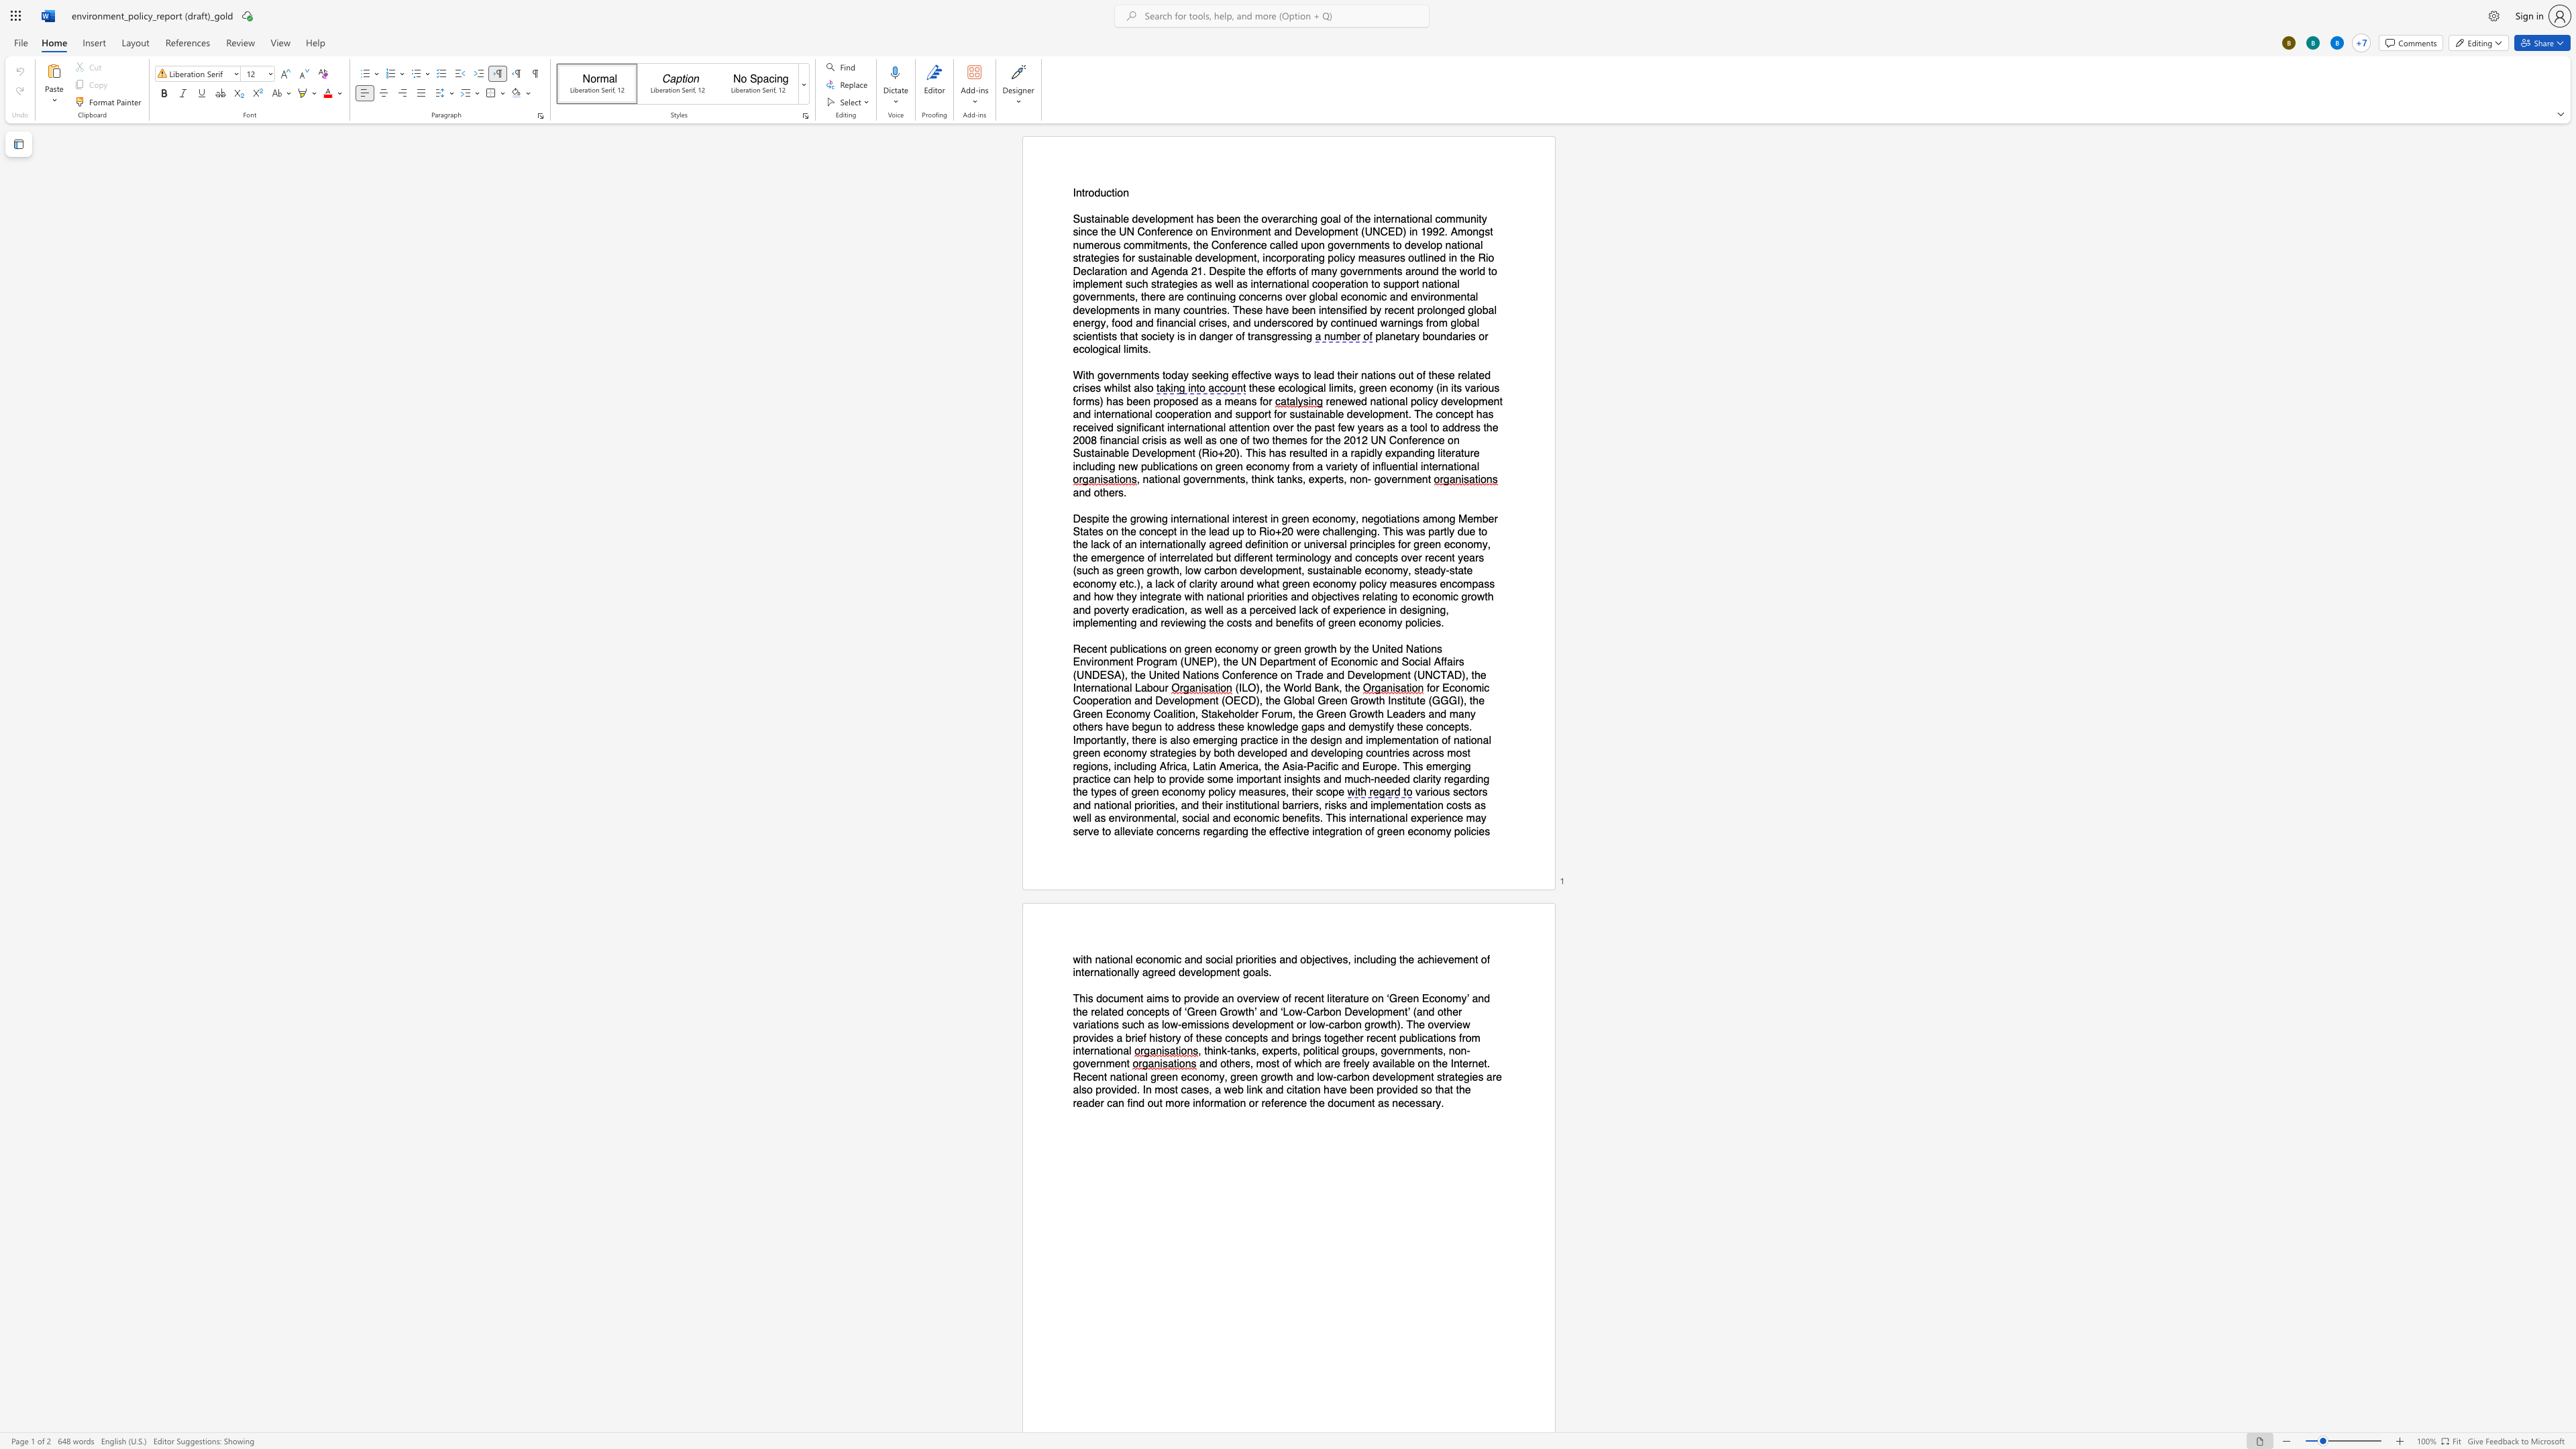 This screenshot has width=2576, height=1449. What do you see at coordinates (1076, 192) in the screenshot?
I see `the space between the continuous character "I" and "n" in the text` at bounding box center [1076, 192].